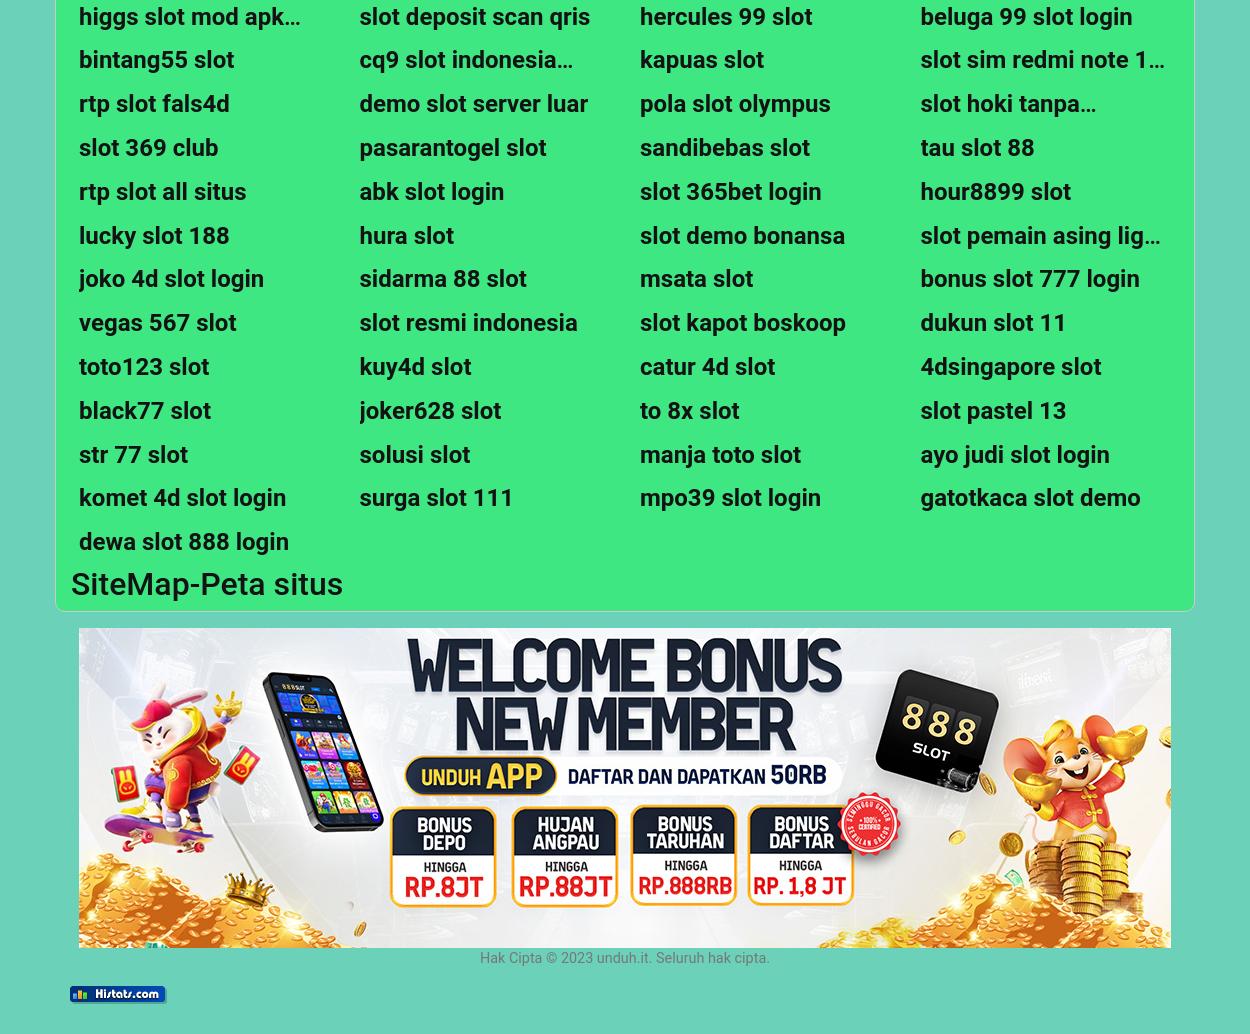  What do you see at coordinates (992, 322) in the screenshot?
I see `'dukun slot 11'` at bounding box center [992, 322].